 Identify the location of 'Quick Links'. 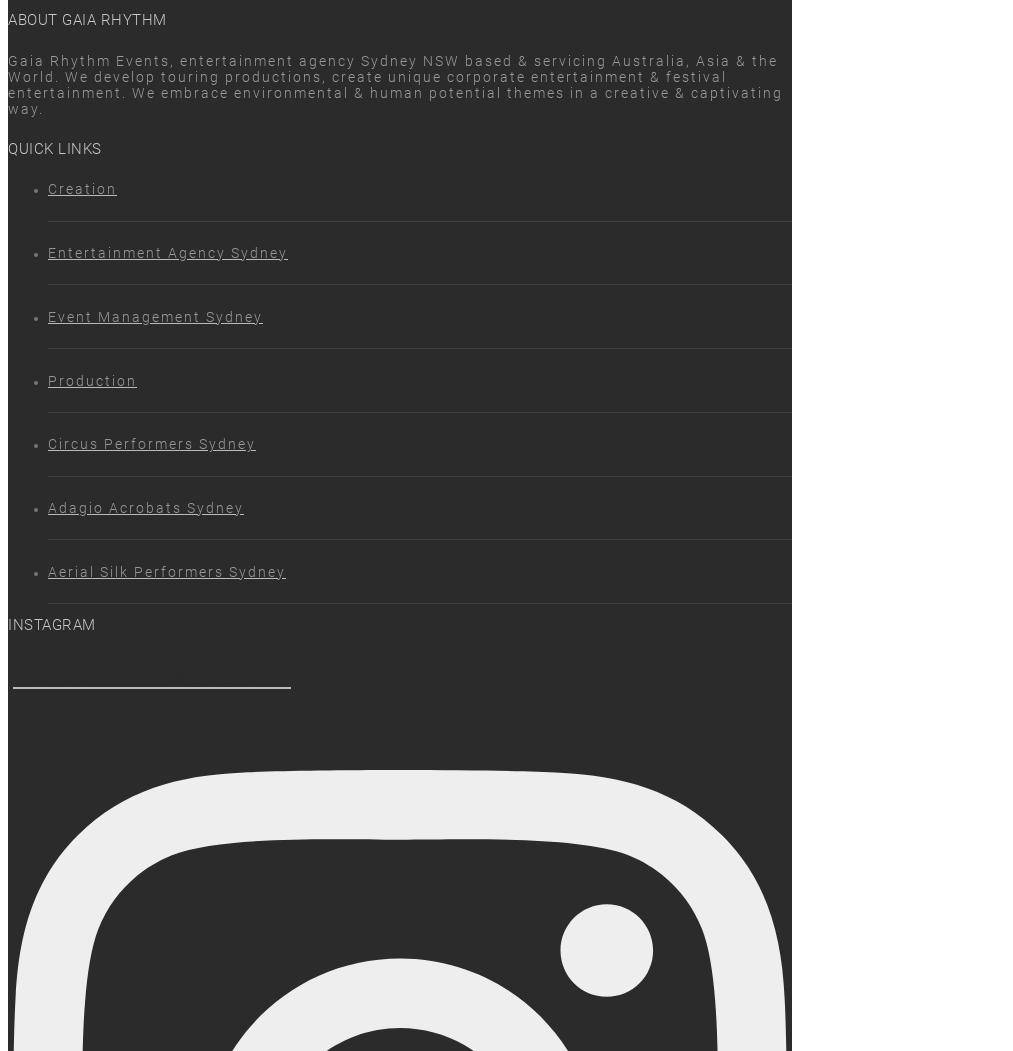
(53, 146).